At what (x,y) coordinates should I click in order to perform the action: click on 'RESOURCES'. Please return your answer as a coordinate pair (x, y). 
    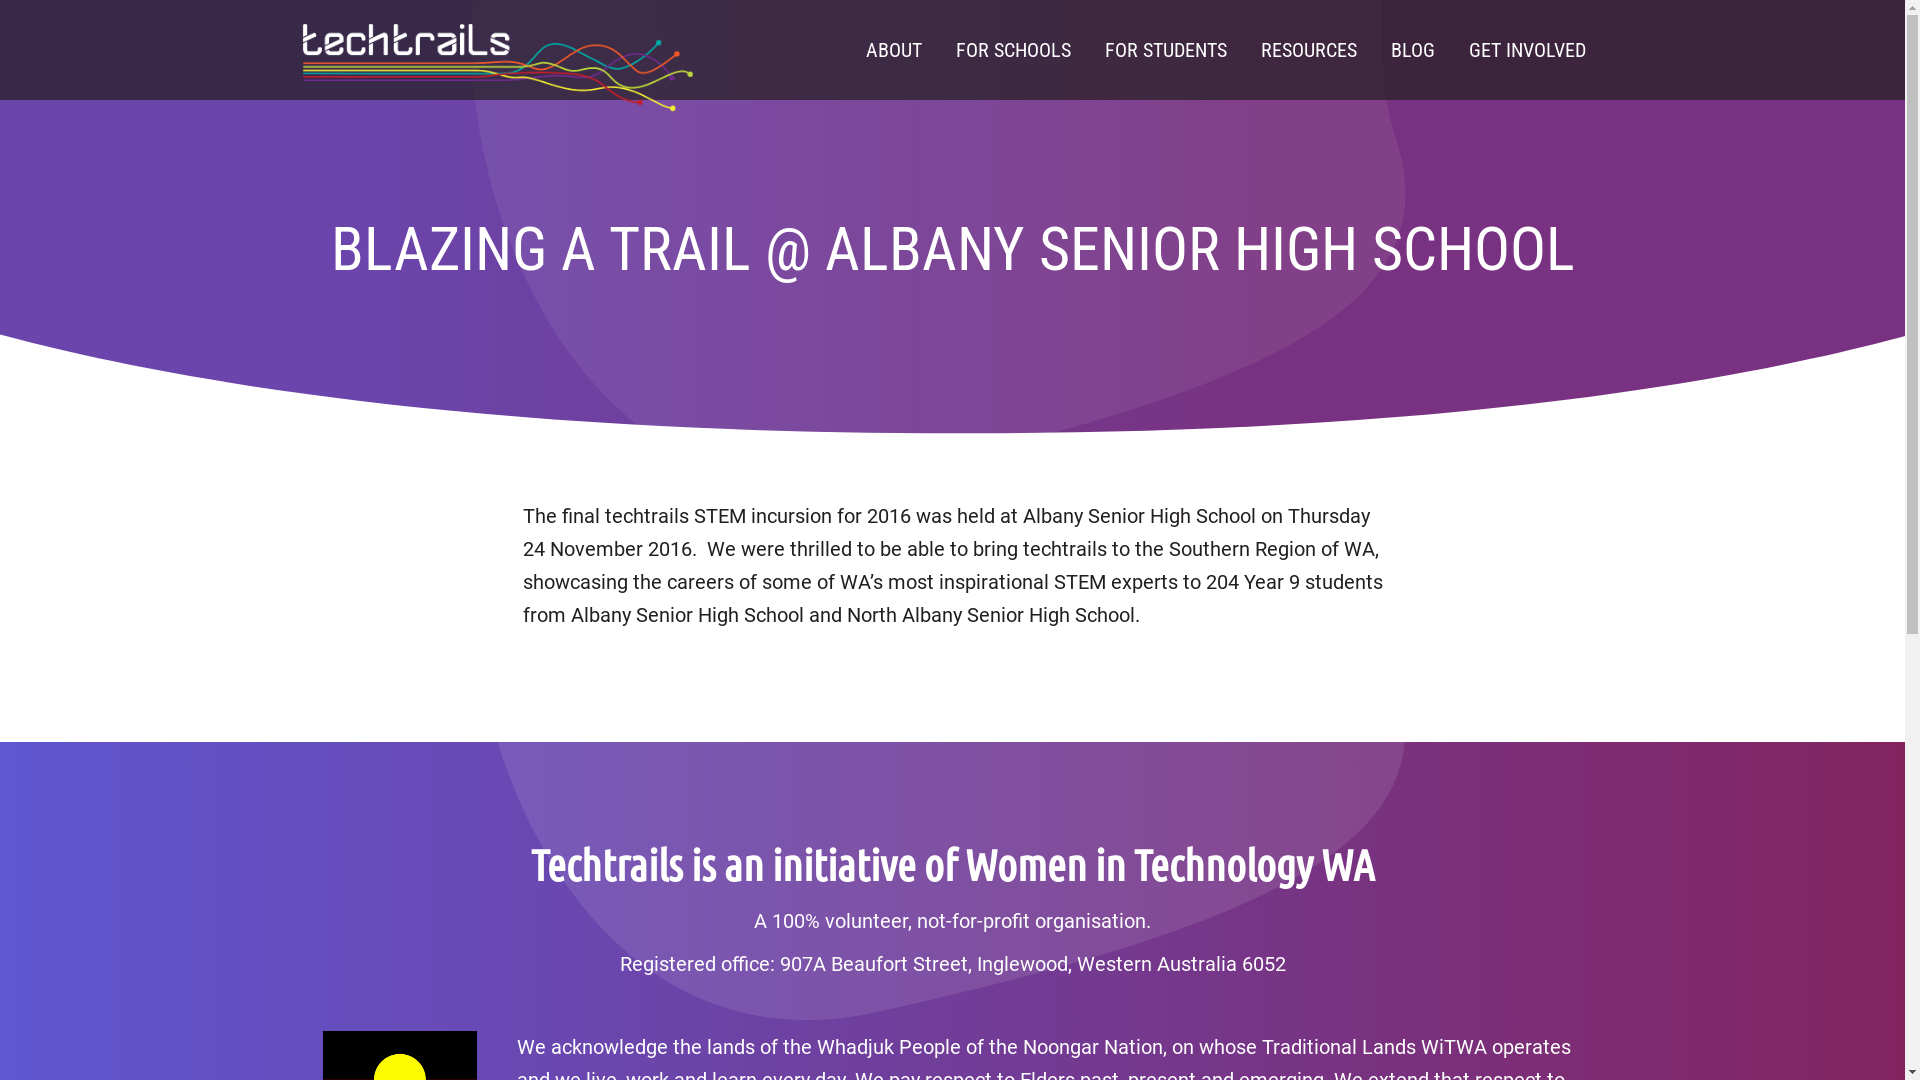
    Looking at the image, I should click on (1242, 49).